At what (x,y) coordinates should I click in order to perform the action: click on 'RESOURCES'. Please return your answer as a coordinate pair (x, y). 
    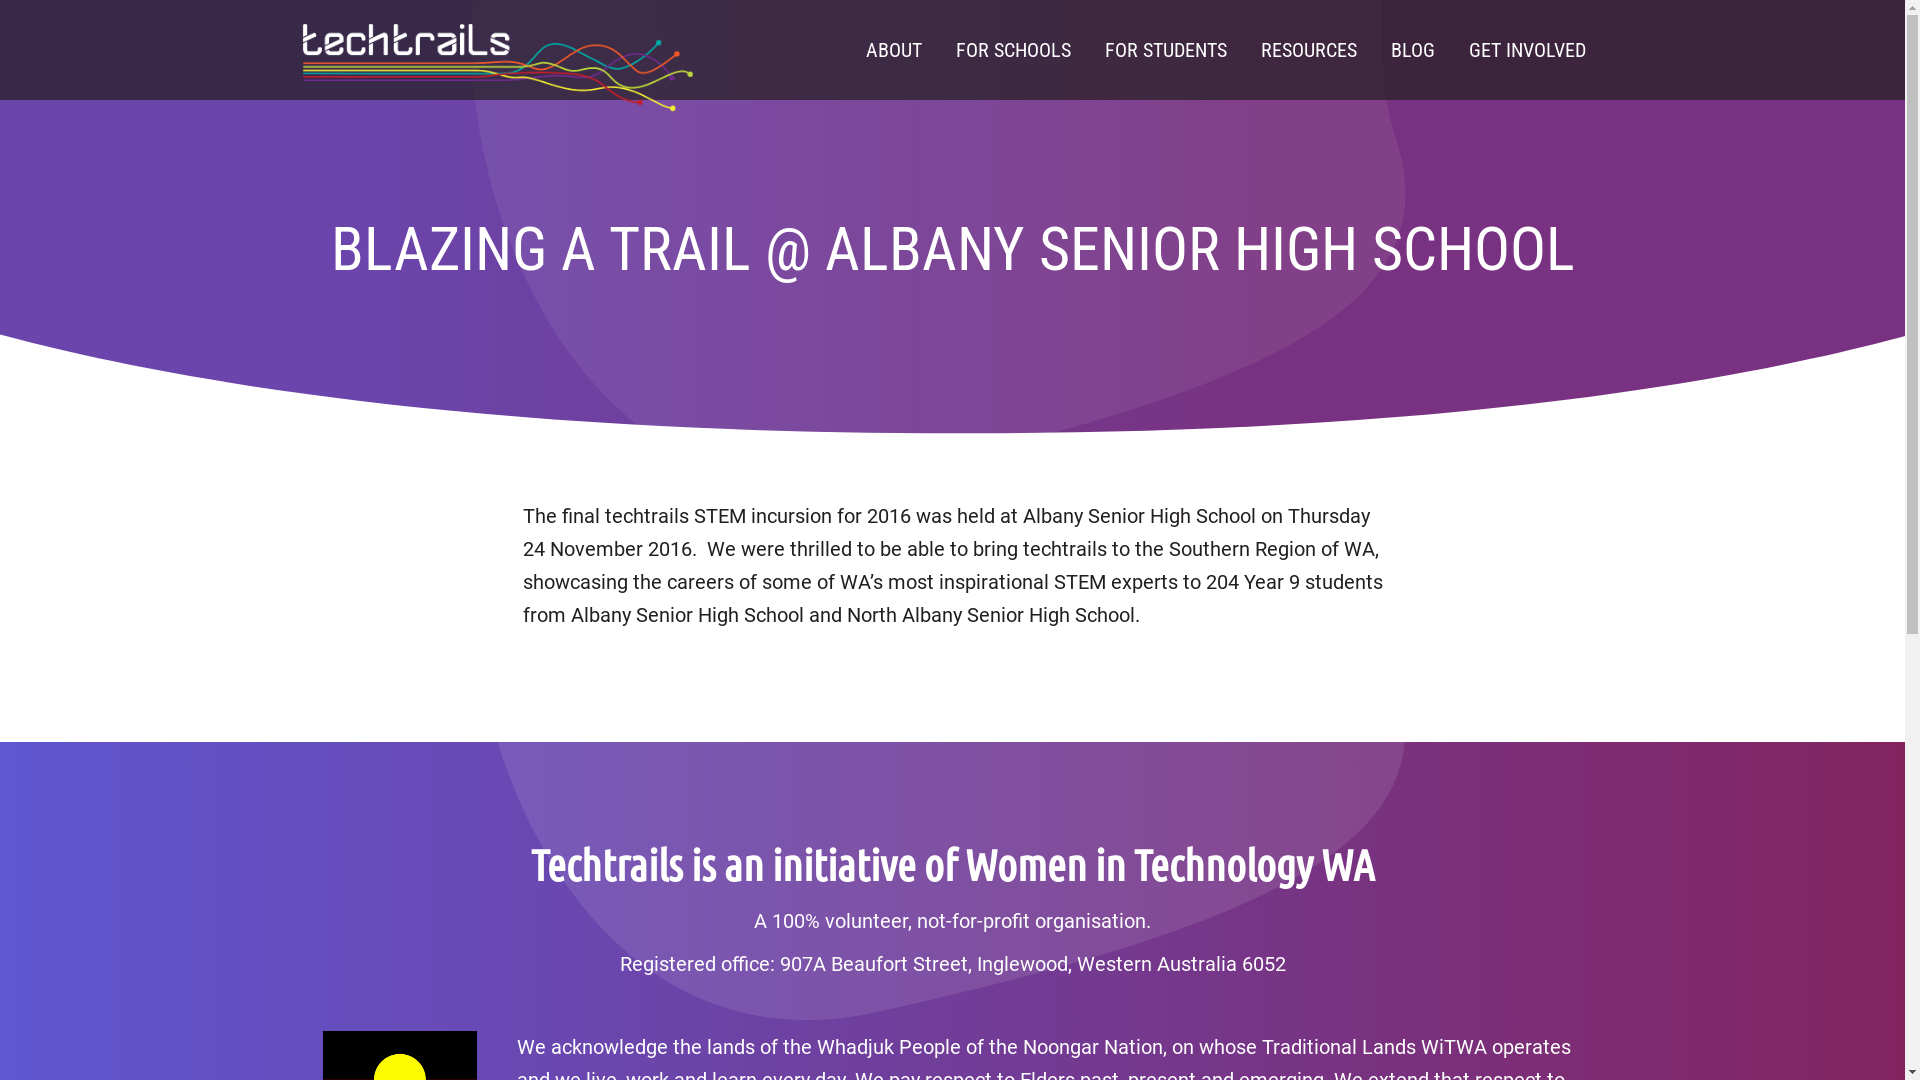
    Looking at the image, I should click on (1242, 49).